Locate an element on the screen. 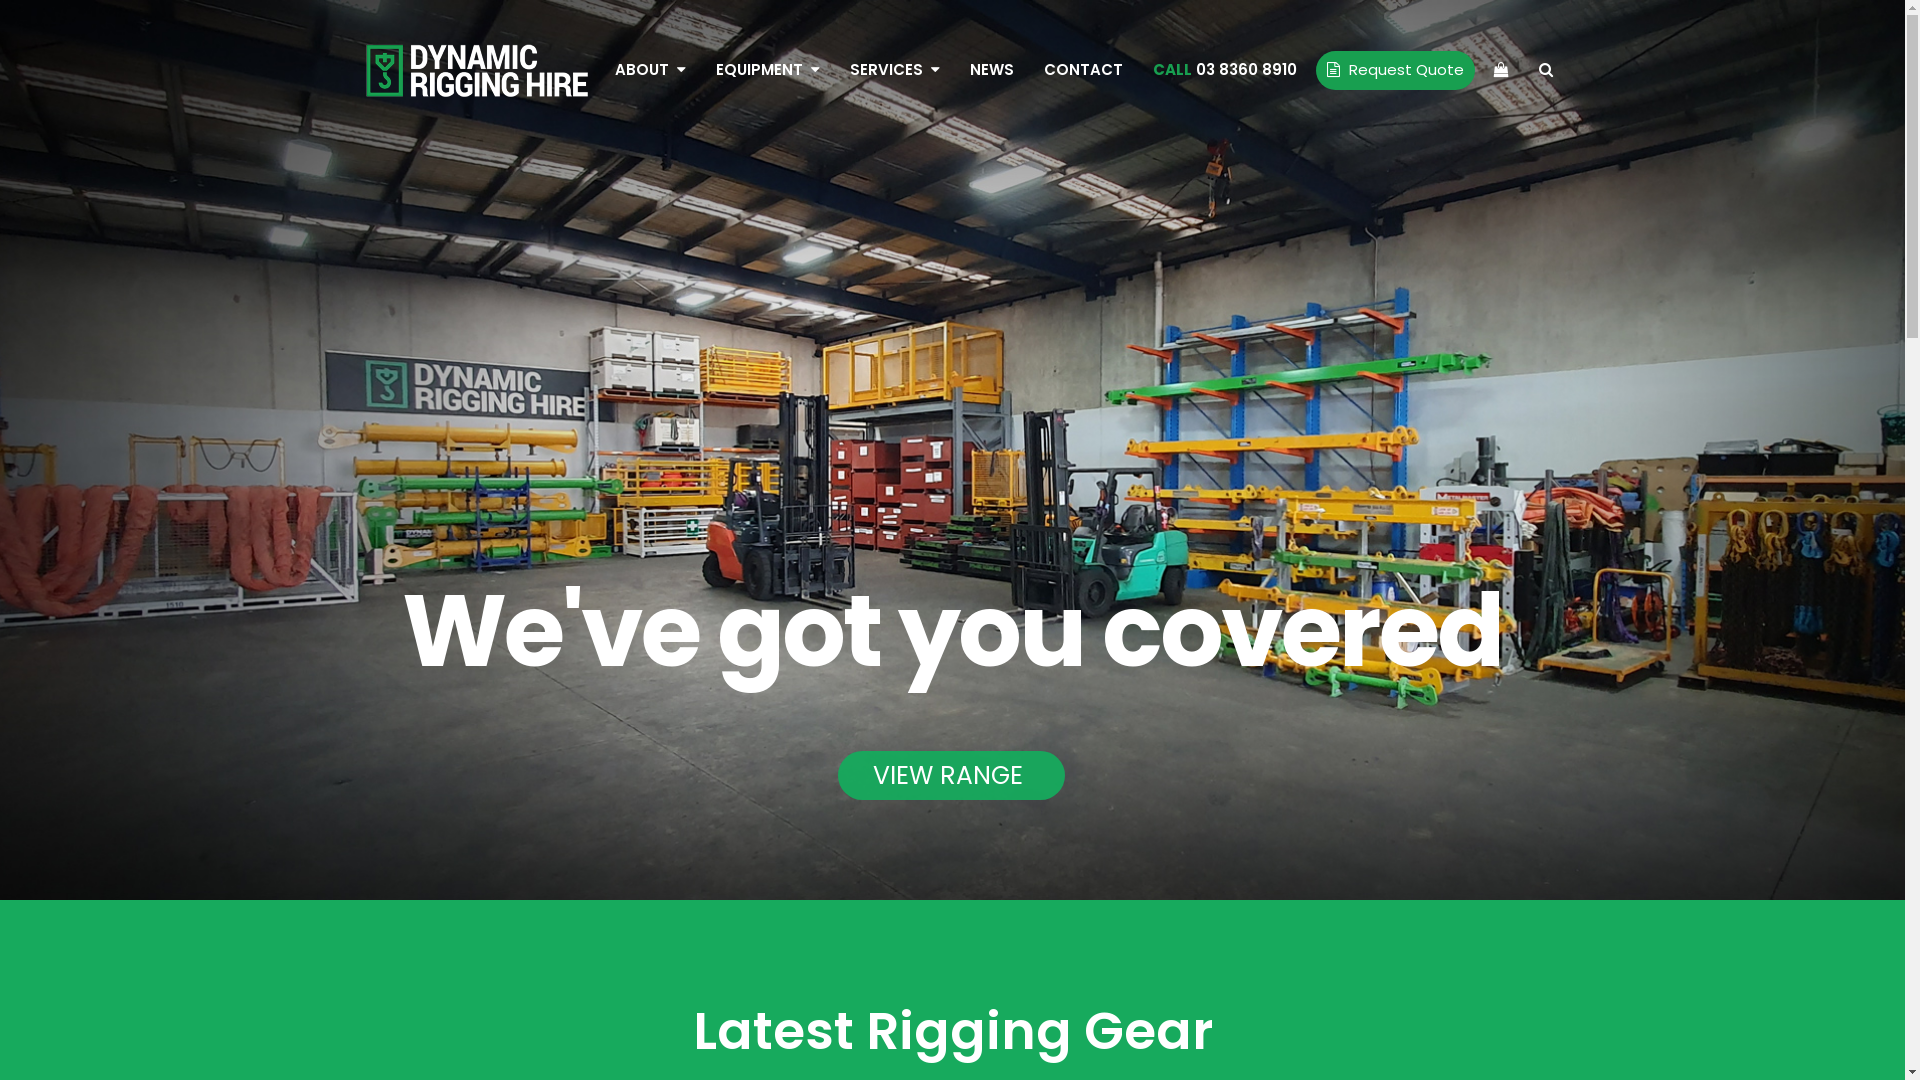 This screenshot has height=1080, width=1920. 'CONTACT' is located at coordinates (1081, 68).